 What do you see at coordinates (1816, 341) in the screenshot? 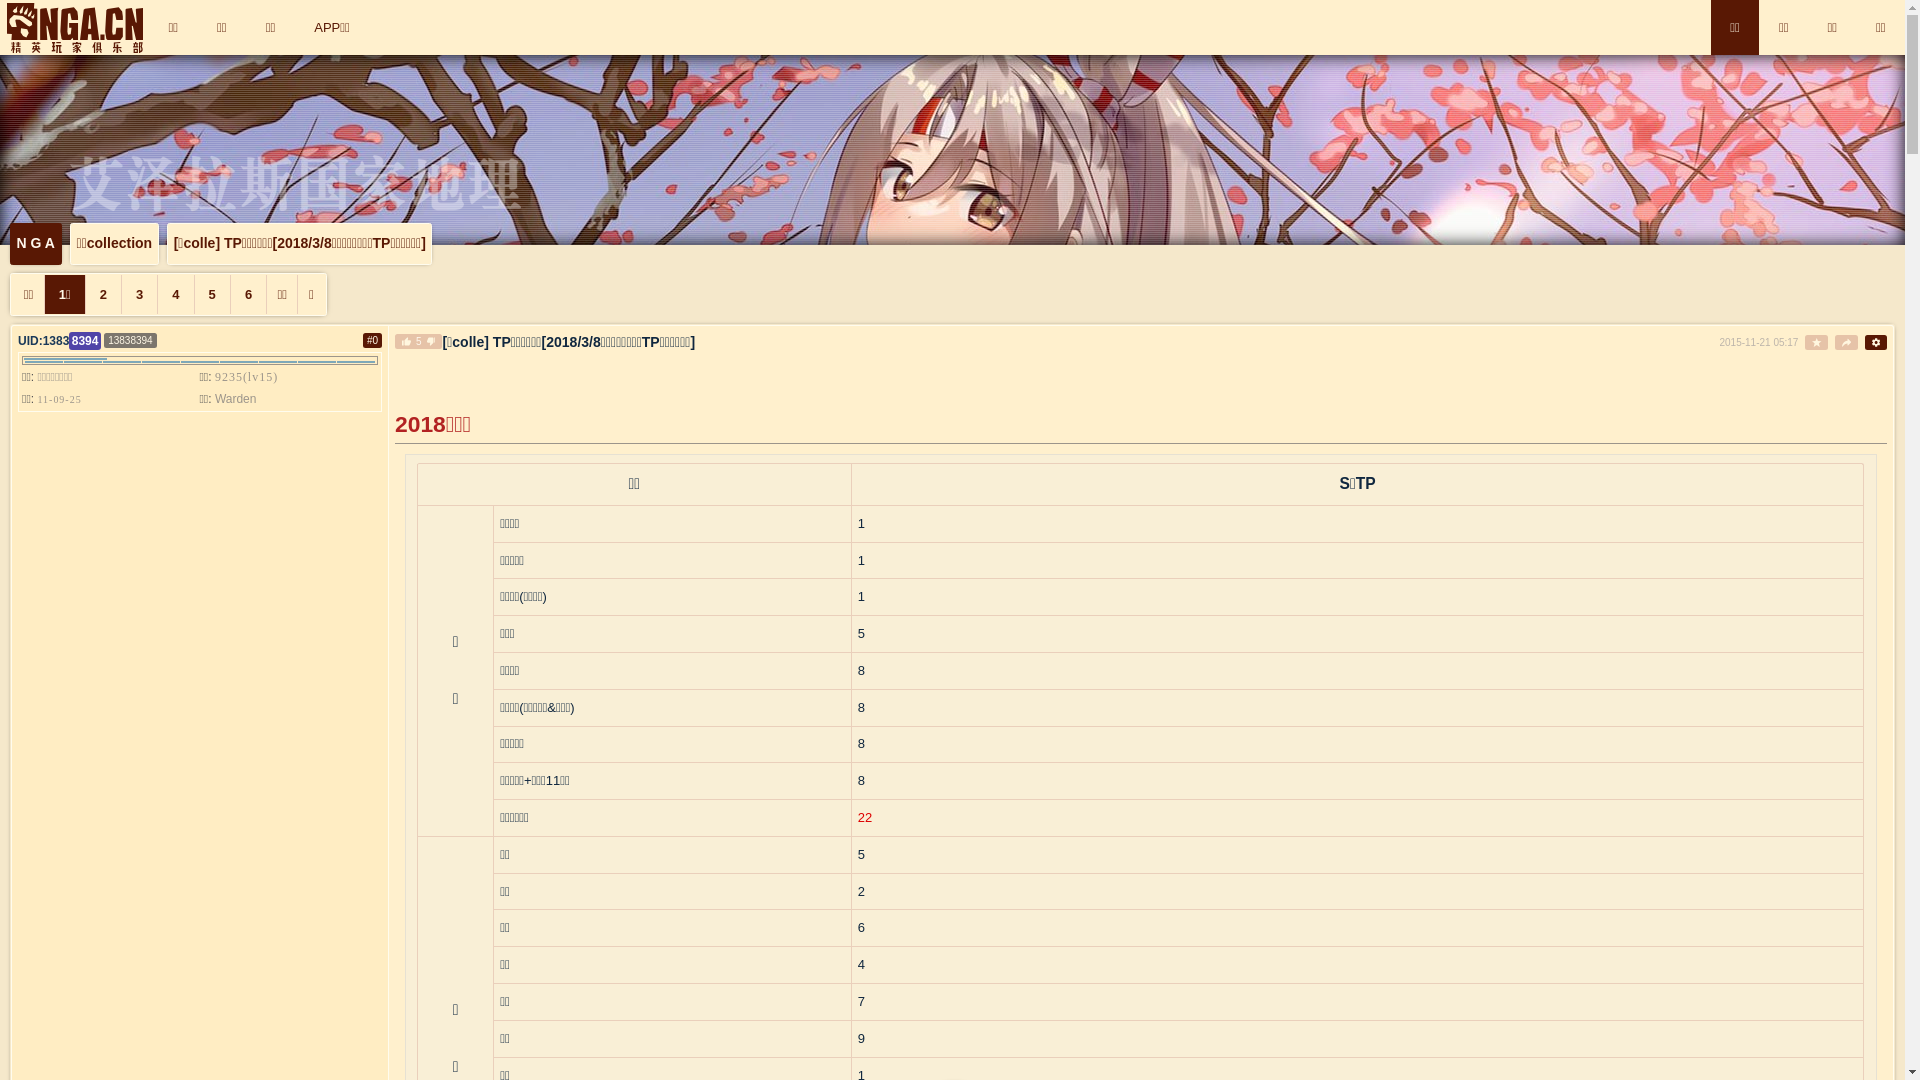
I see `'  '` at bounding box center [1816, 341].